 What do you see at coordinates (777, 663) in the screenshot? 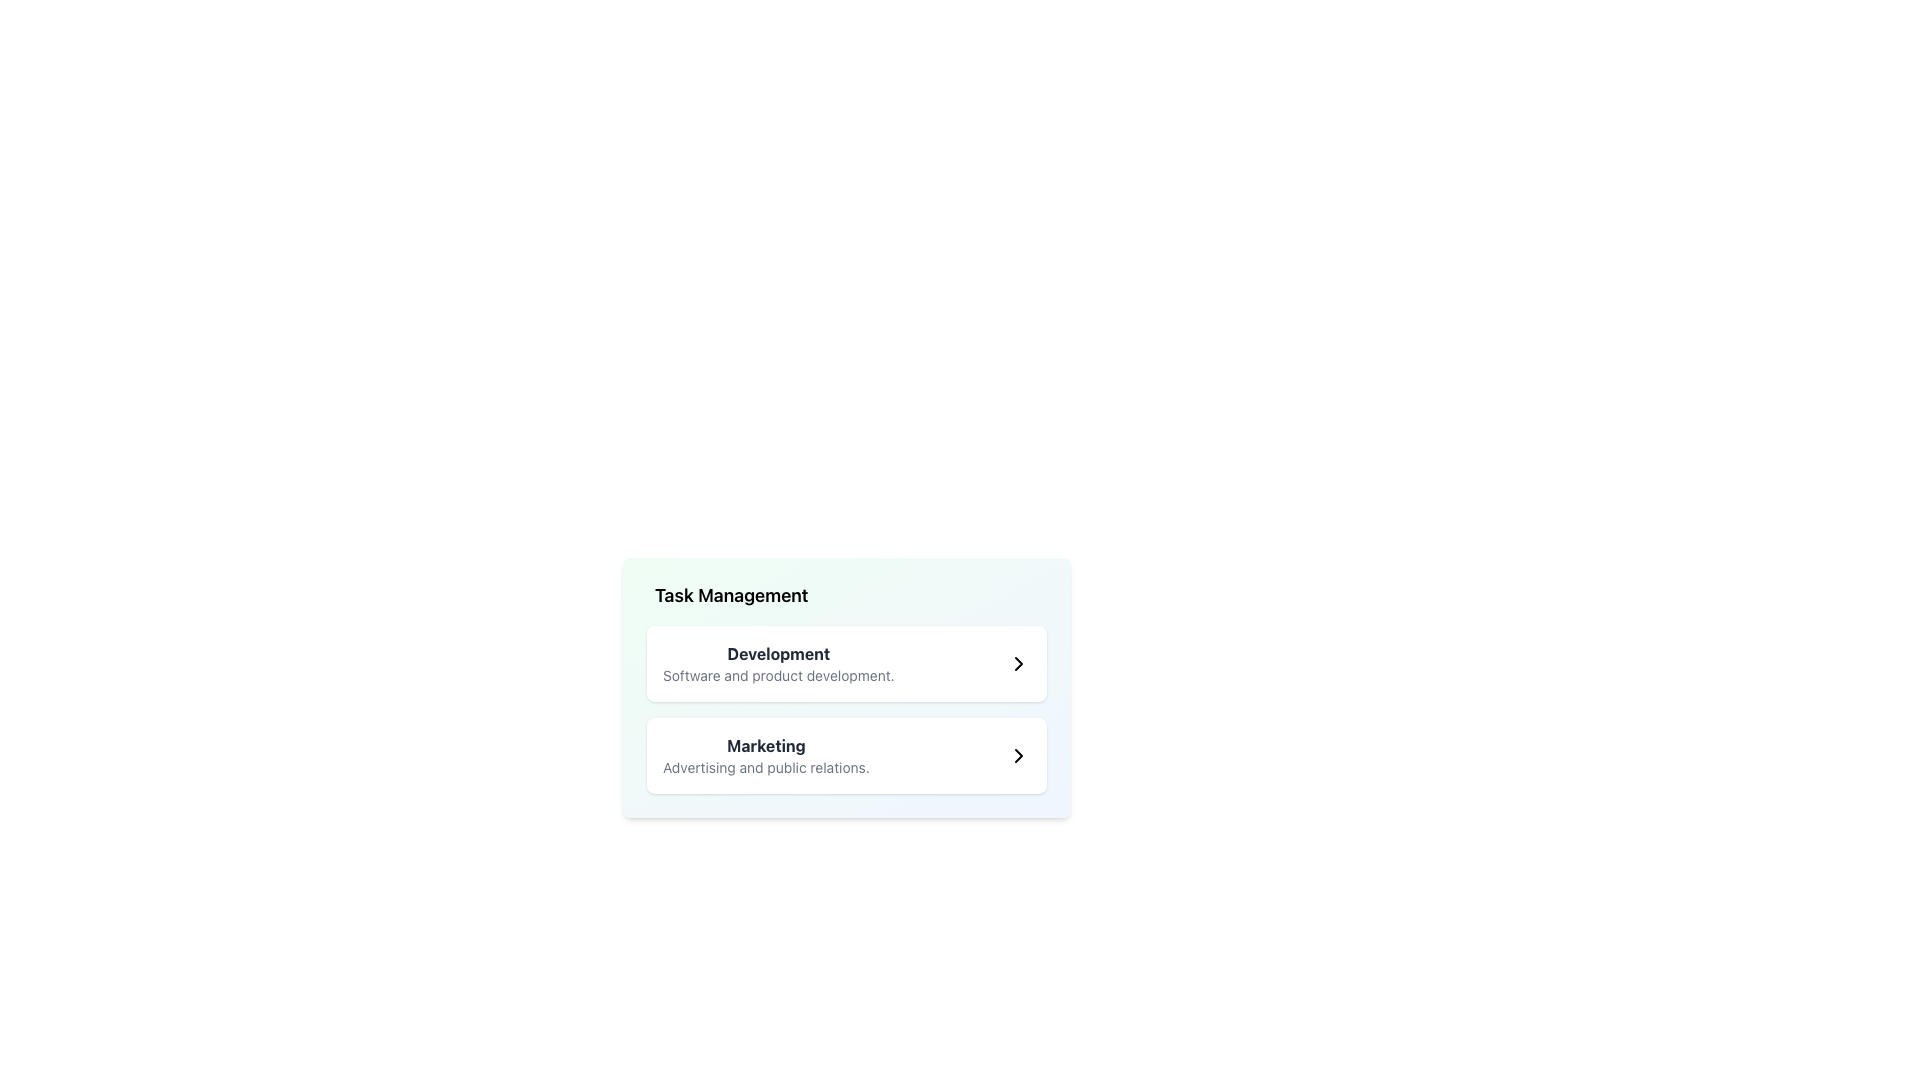
I see `the first List Item in the Task Management card` at bounding box center [777, 663].